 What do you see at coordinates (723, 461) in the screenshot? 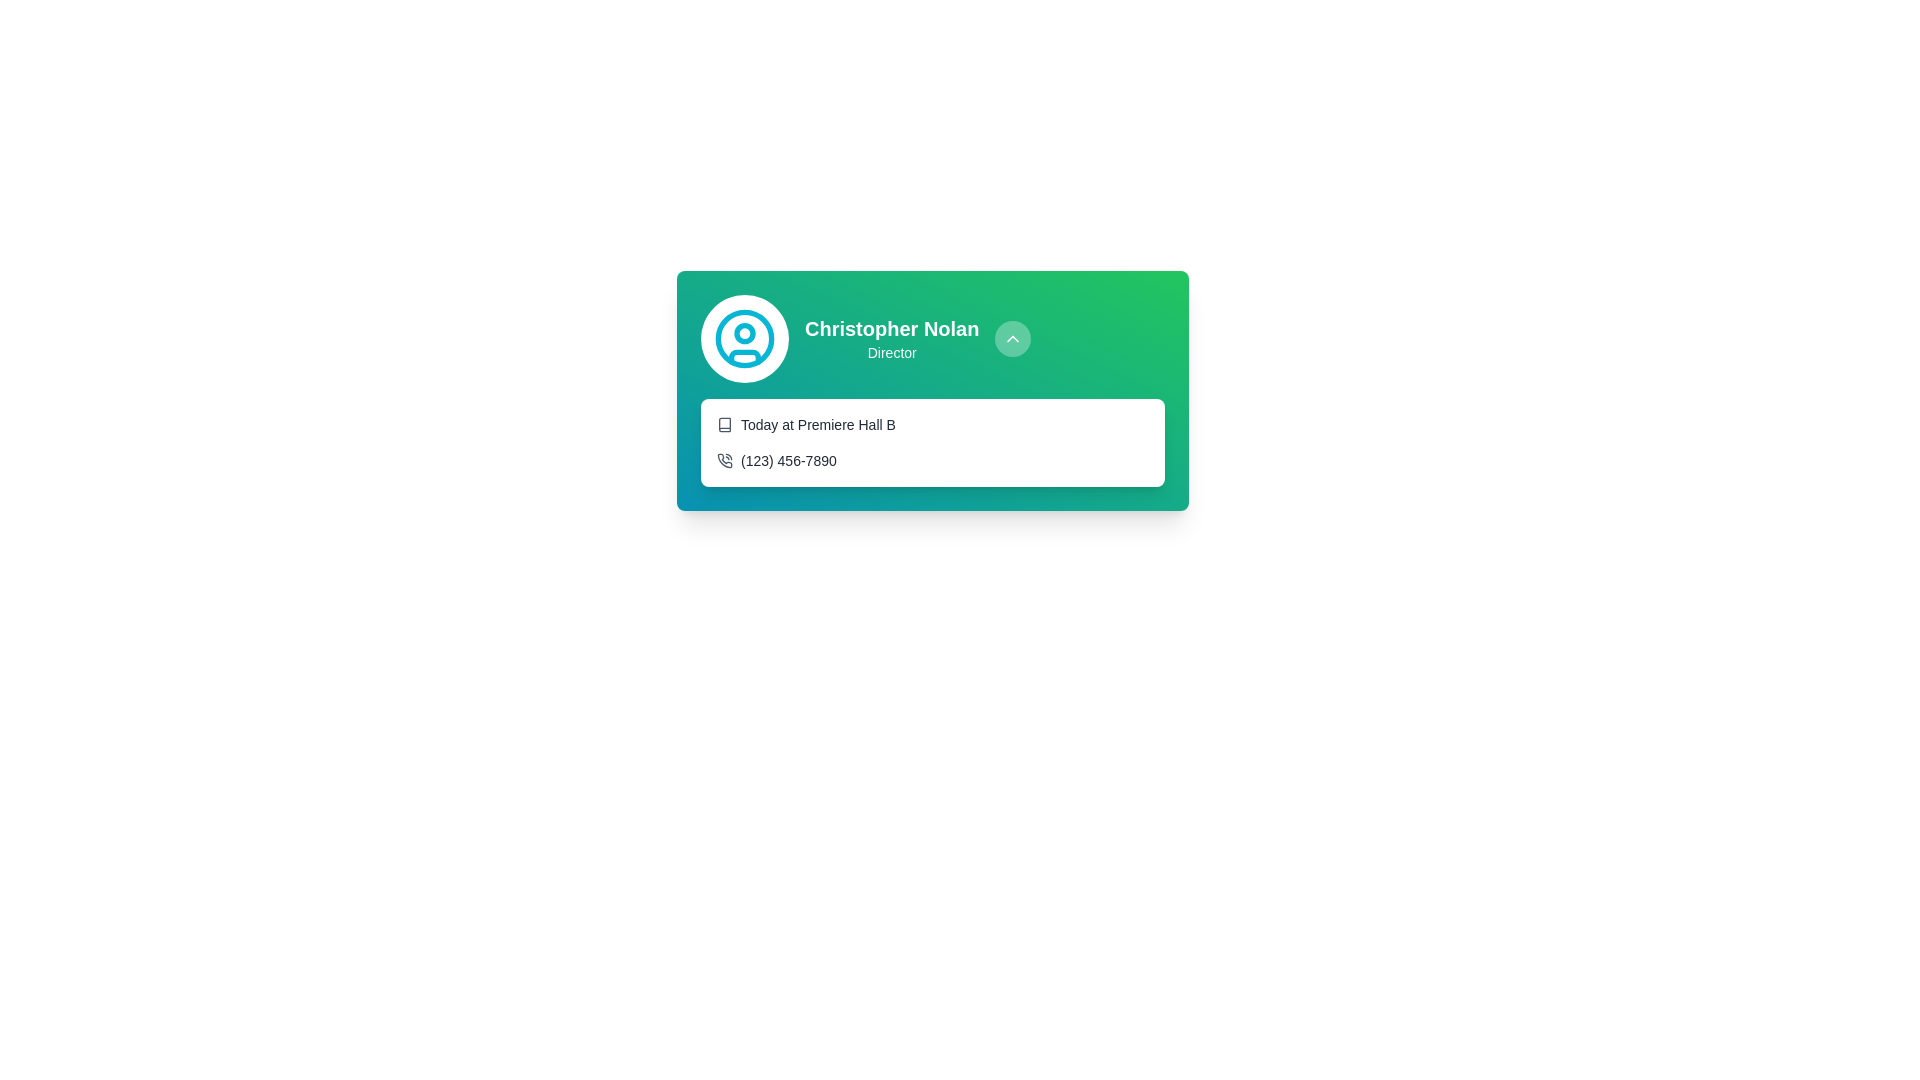
I see `the phone call icon, which is a small circular icon with a handset and signal lines, located to the left of the text '(123) 456-7890'` at bounding box center [723, 461].